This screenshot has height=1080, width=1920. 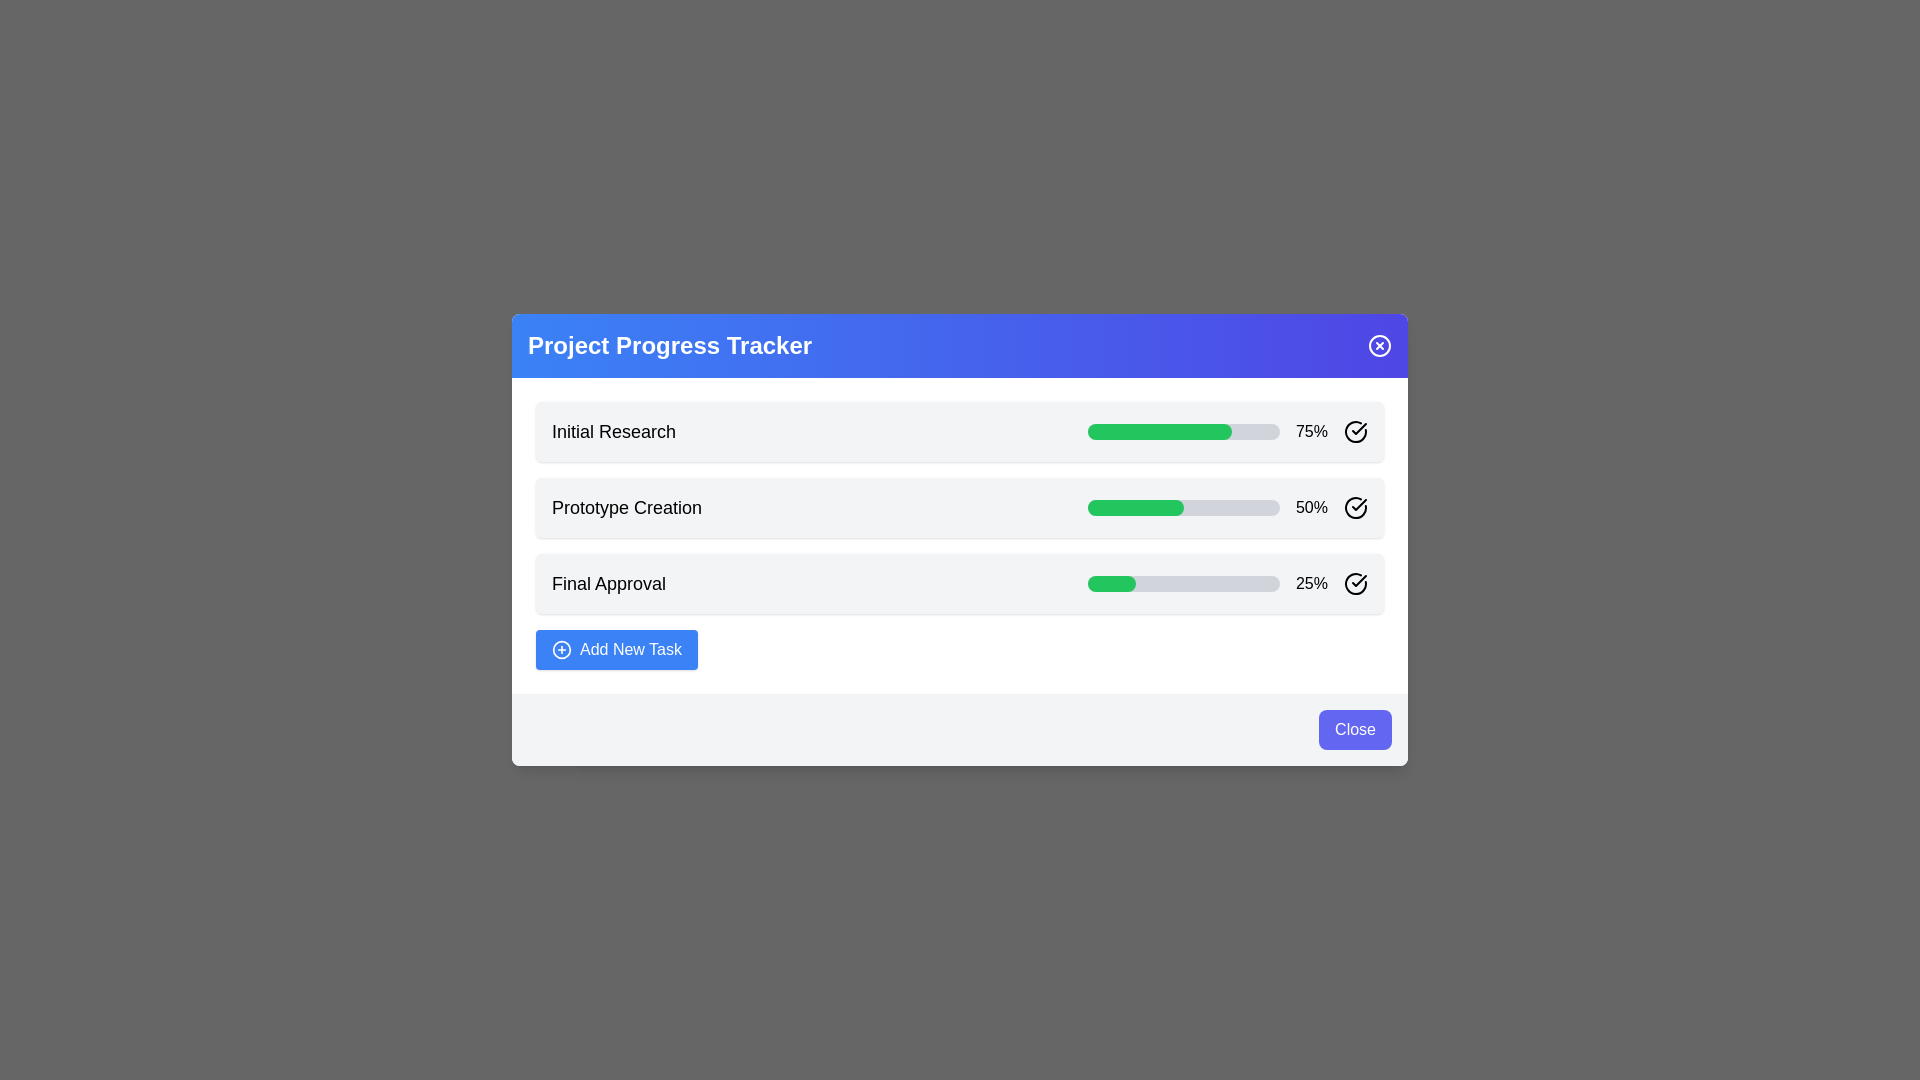 I want to click on visual state of the filled progress bar indicating 50% completion for the 'Prototype Creation' task in the 'Project Progress Tracker' panel, so click(x=1136, y=507).